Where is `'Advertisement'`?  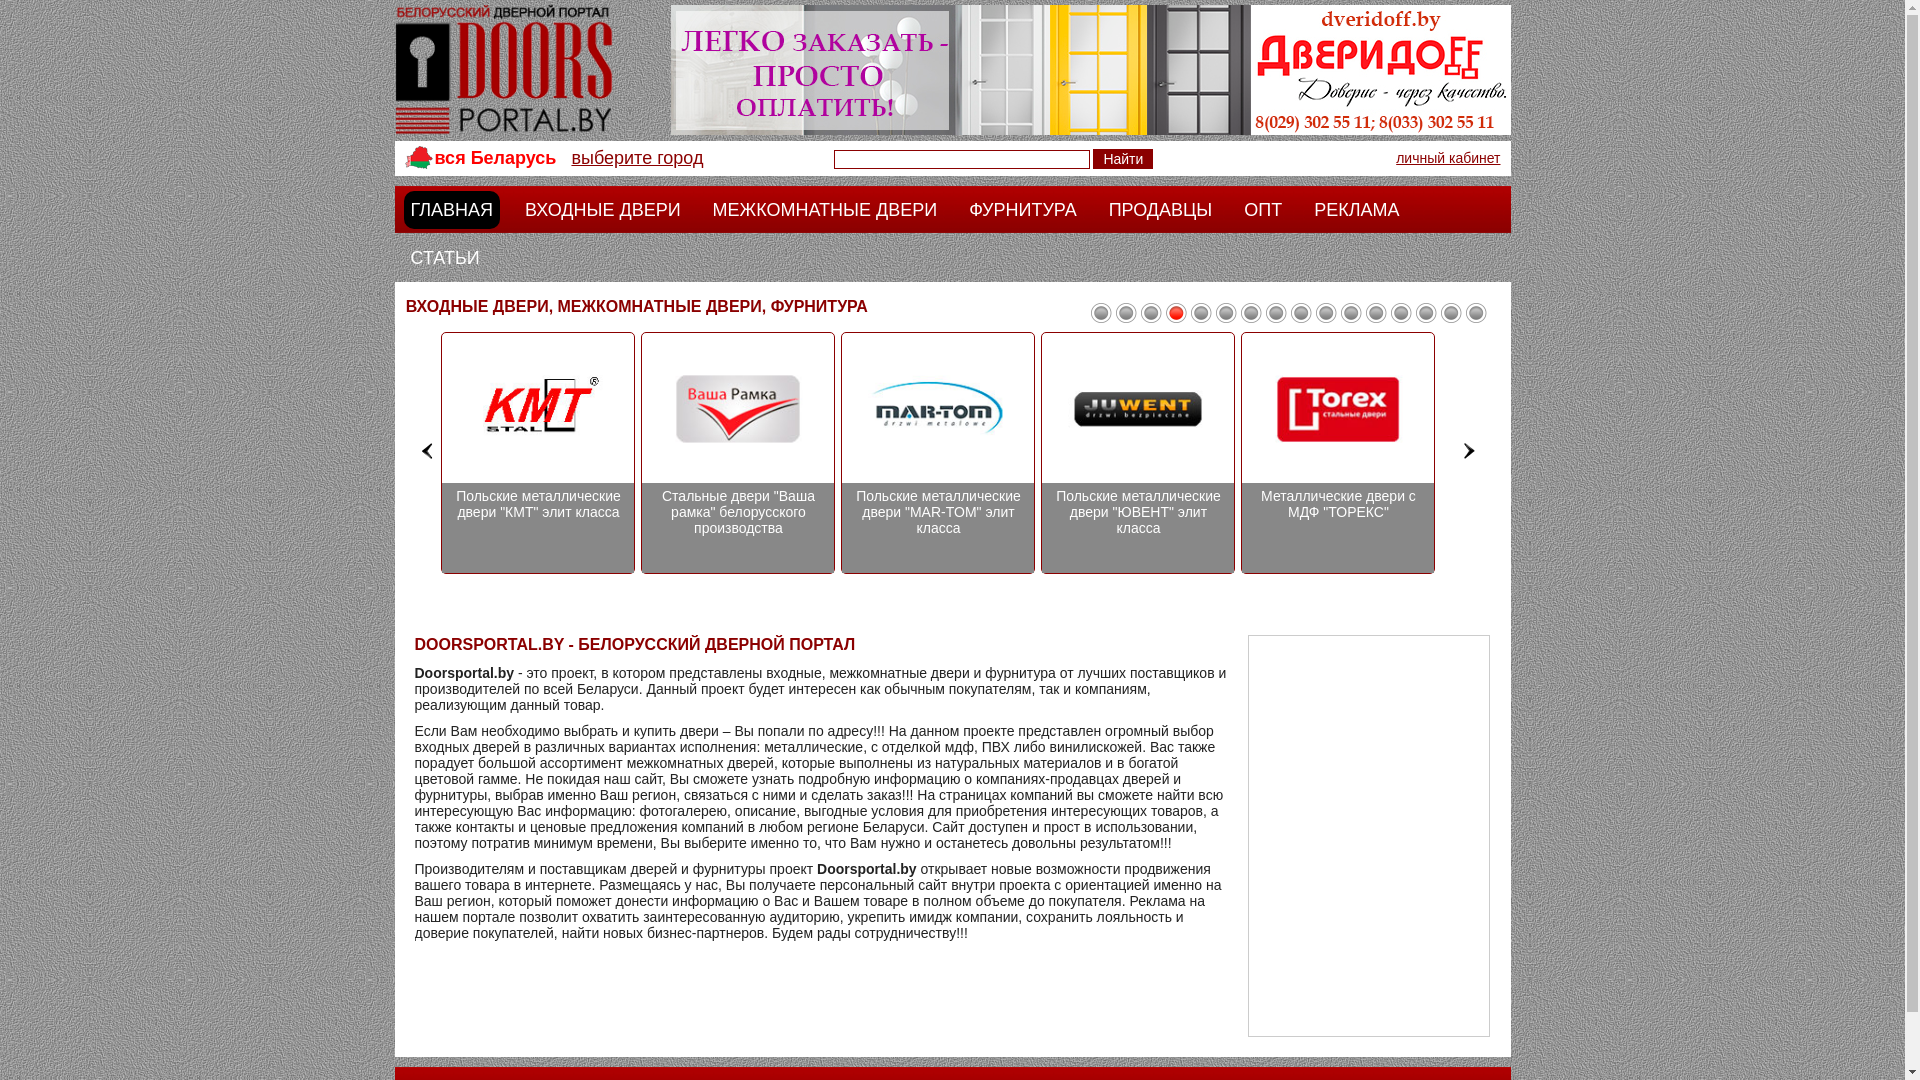
'Advertisement' is located at coordinates (1367, 836).